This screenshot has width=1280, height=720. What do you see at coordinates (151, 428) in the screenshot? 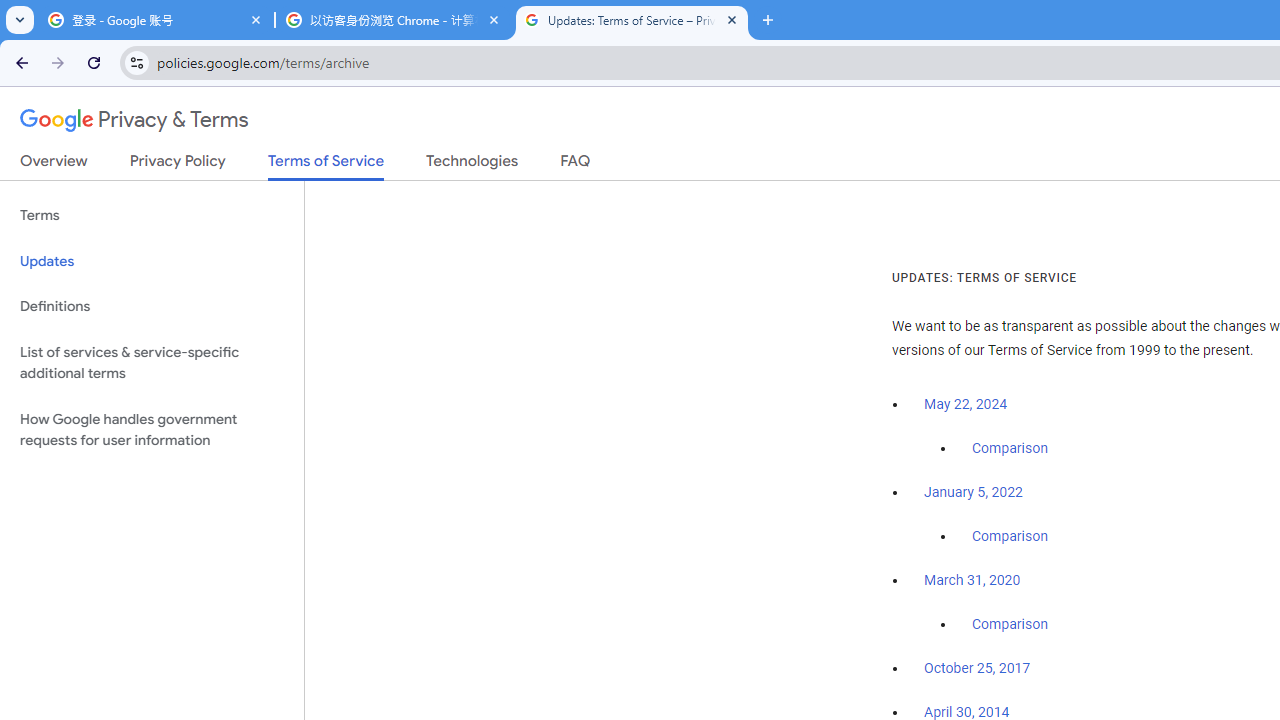
I see `'How Google handles government requests for user information'` at bounding box center [151, 428].